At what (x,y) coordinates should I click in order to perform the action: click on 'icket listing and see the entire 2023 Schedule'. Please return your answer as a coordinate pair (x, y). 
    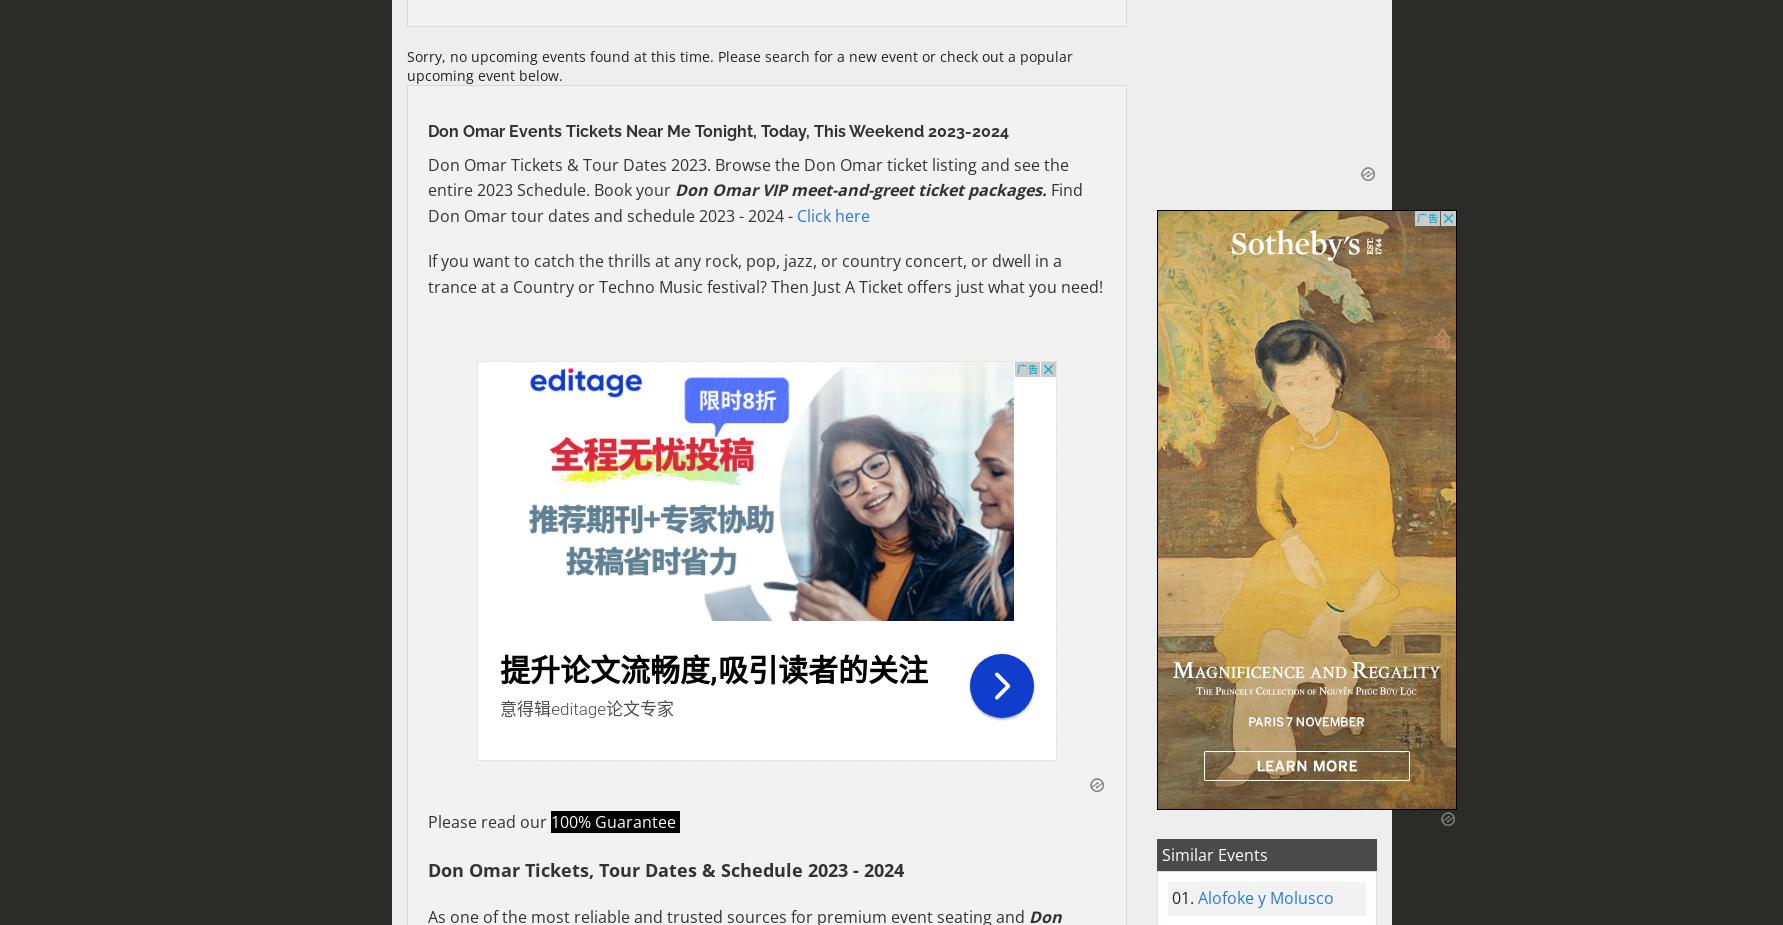
    Looking at the image, I should click on (427, 176).